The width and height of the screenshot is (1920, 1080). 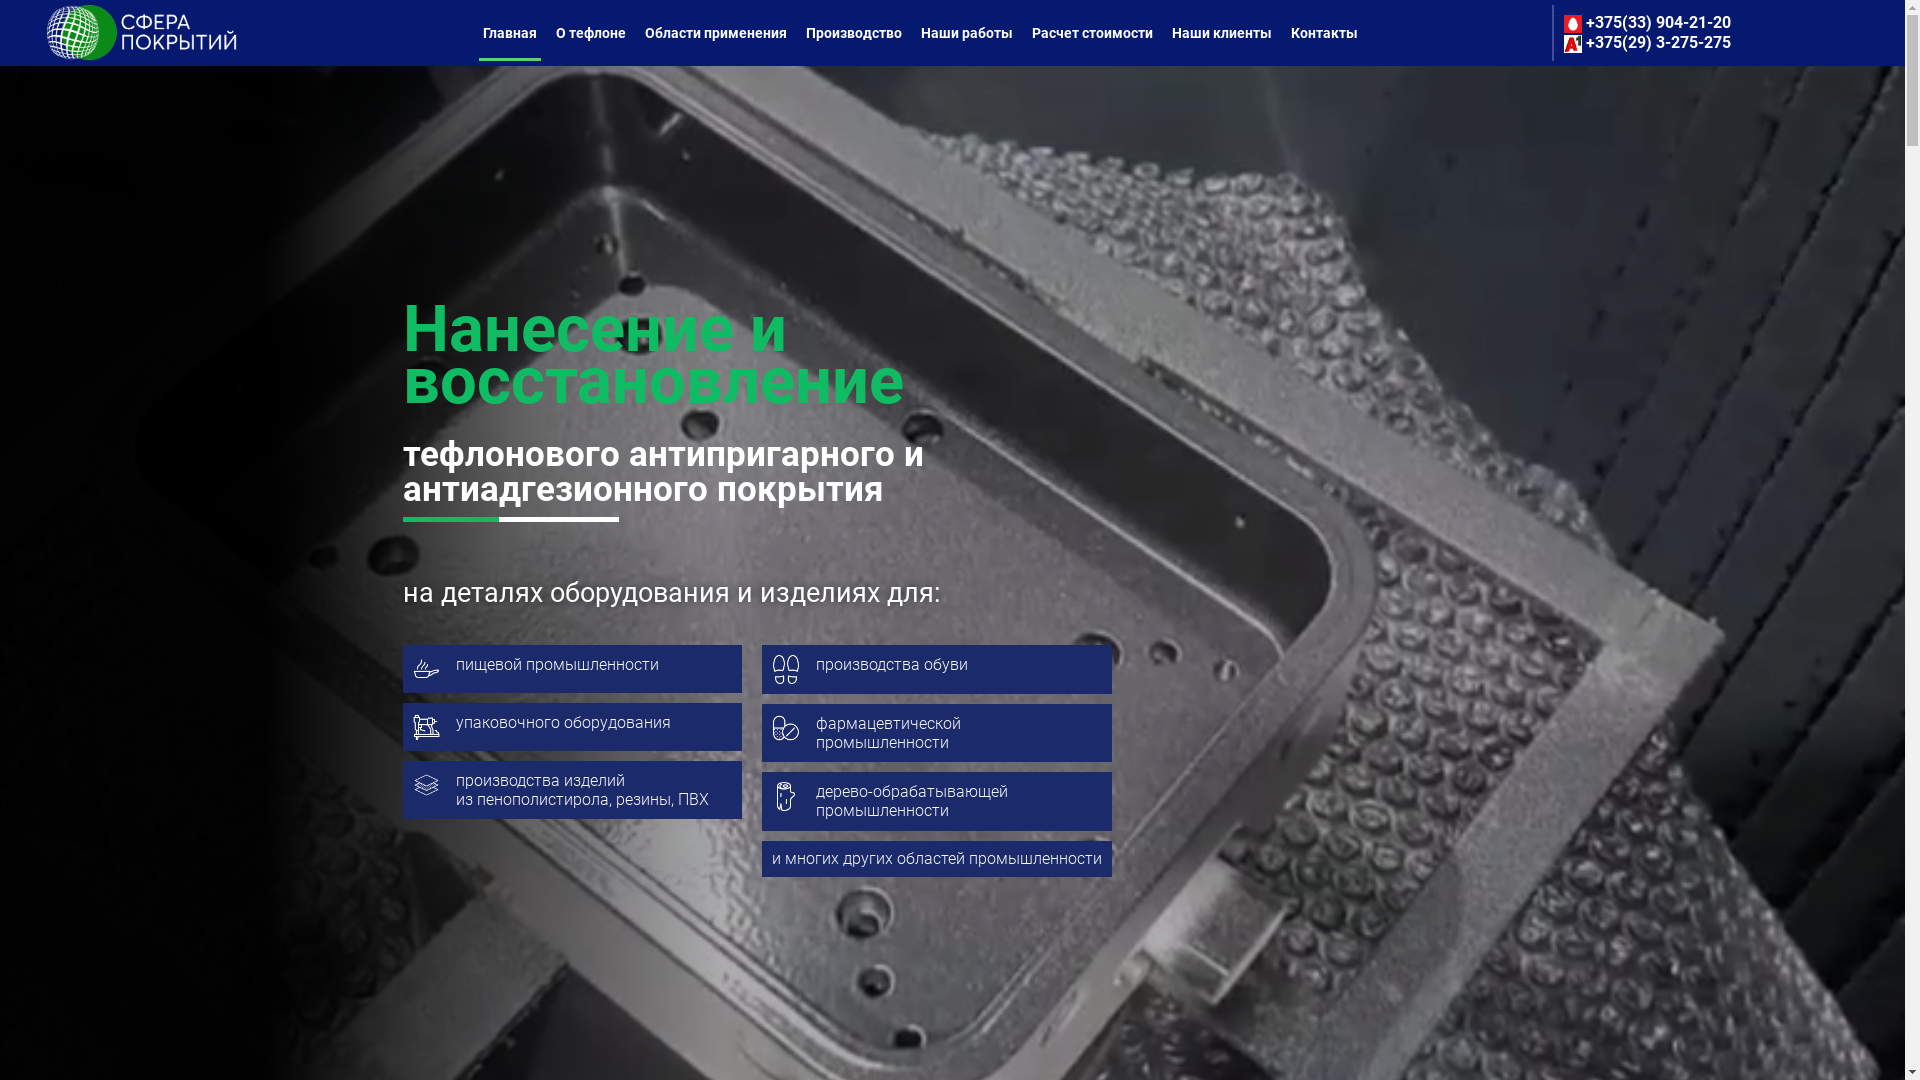 What do you see at coordinates (1647, 22) in the screenshot?
I see `'+375(33) 904-21-20'` at bounding box center [1647, 22].